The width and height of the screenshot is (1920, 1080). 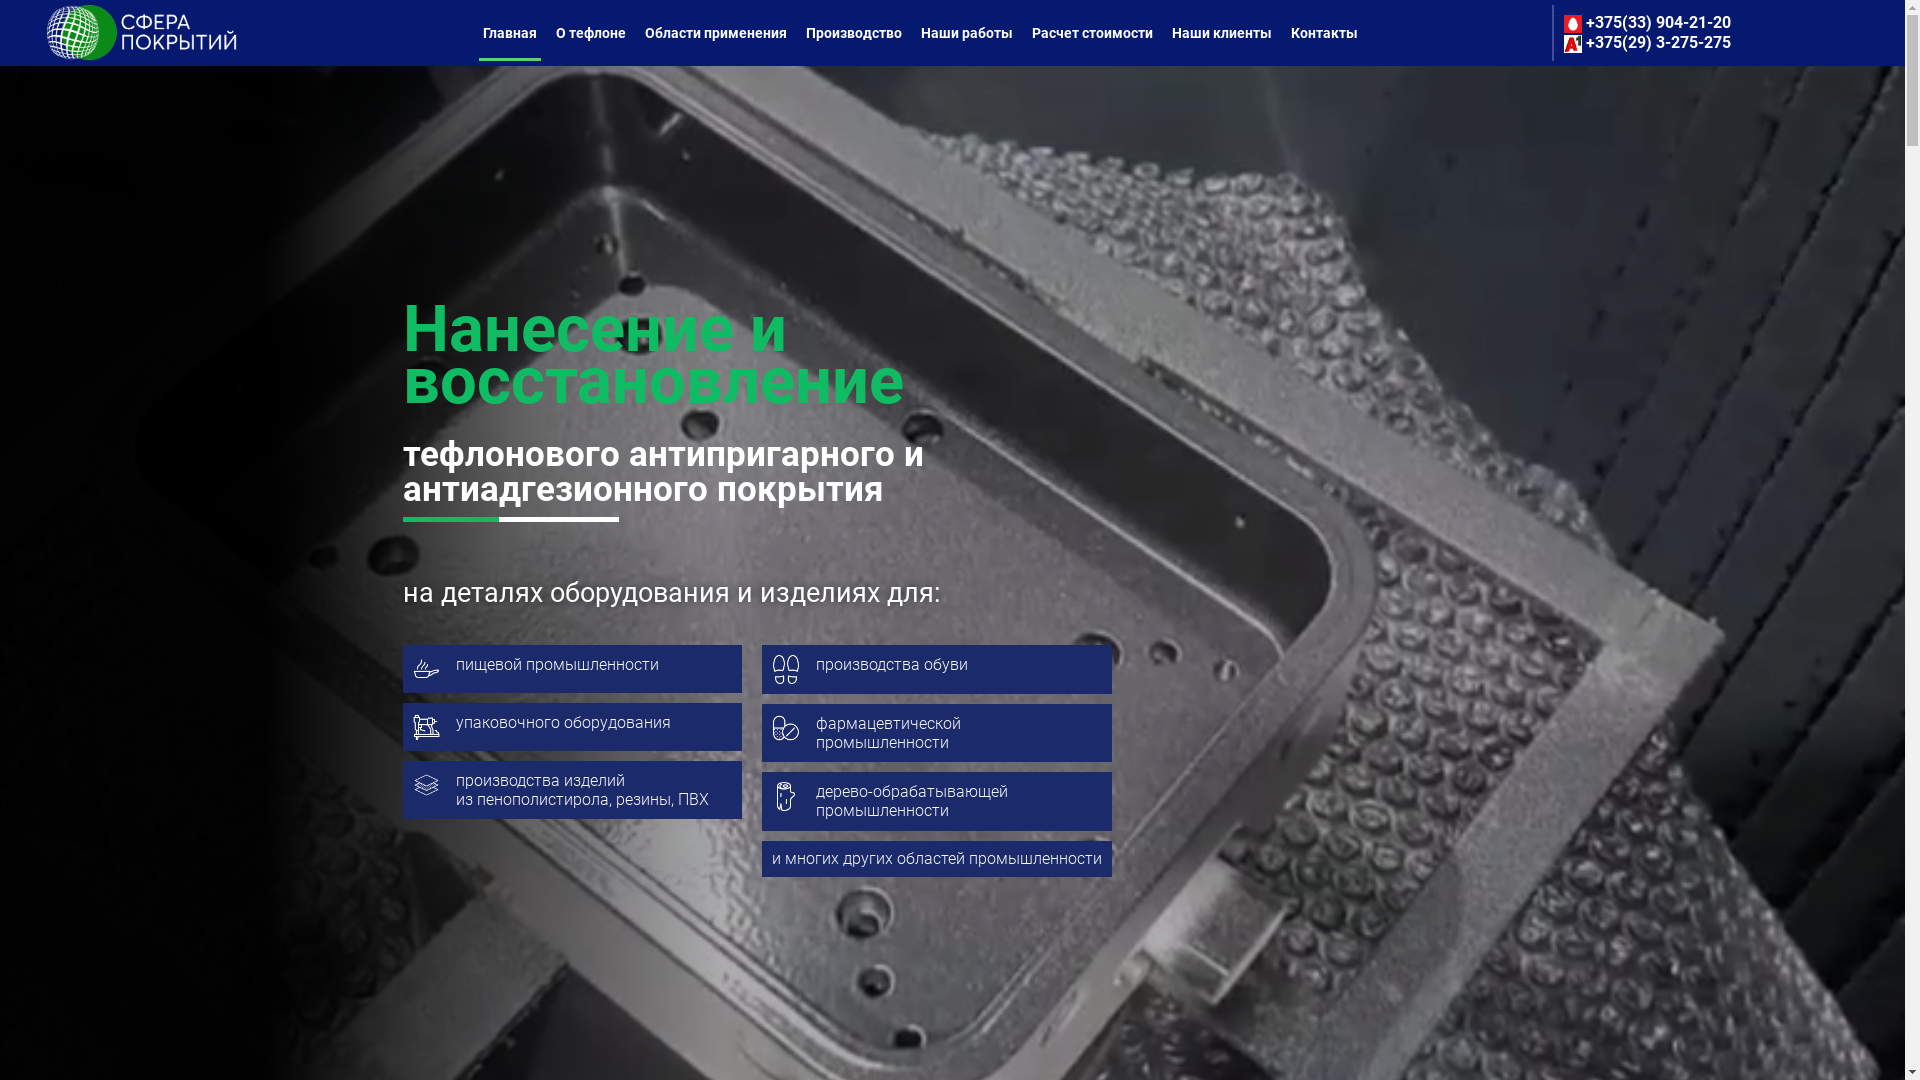 What do you see at coordinates (1647, 22) in the screenshot?
I see `'+375(33) 904-21-20'` at bounding box center [1647, 22].